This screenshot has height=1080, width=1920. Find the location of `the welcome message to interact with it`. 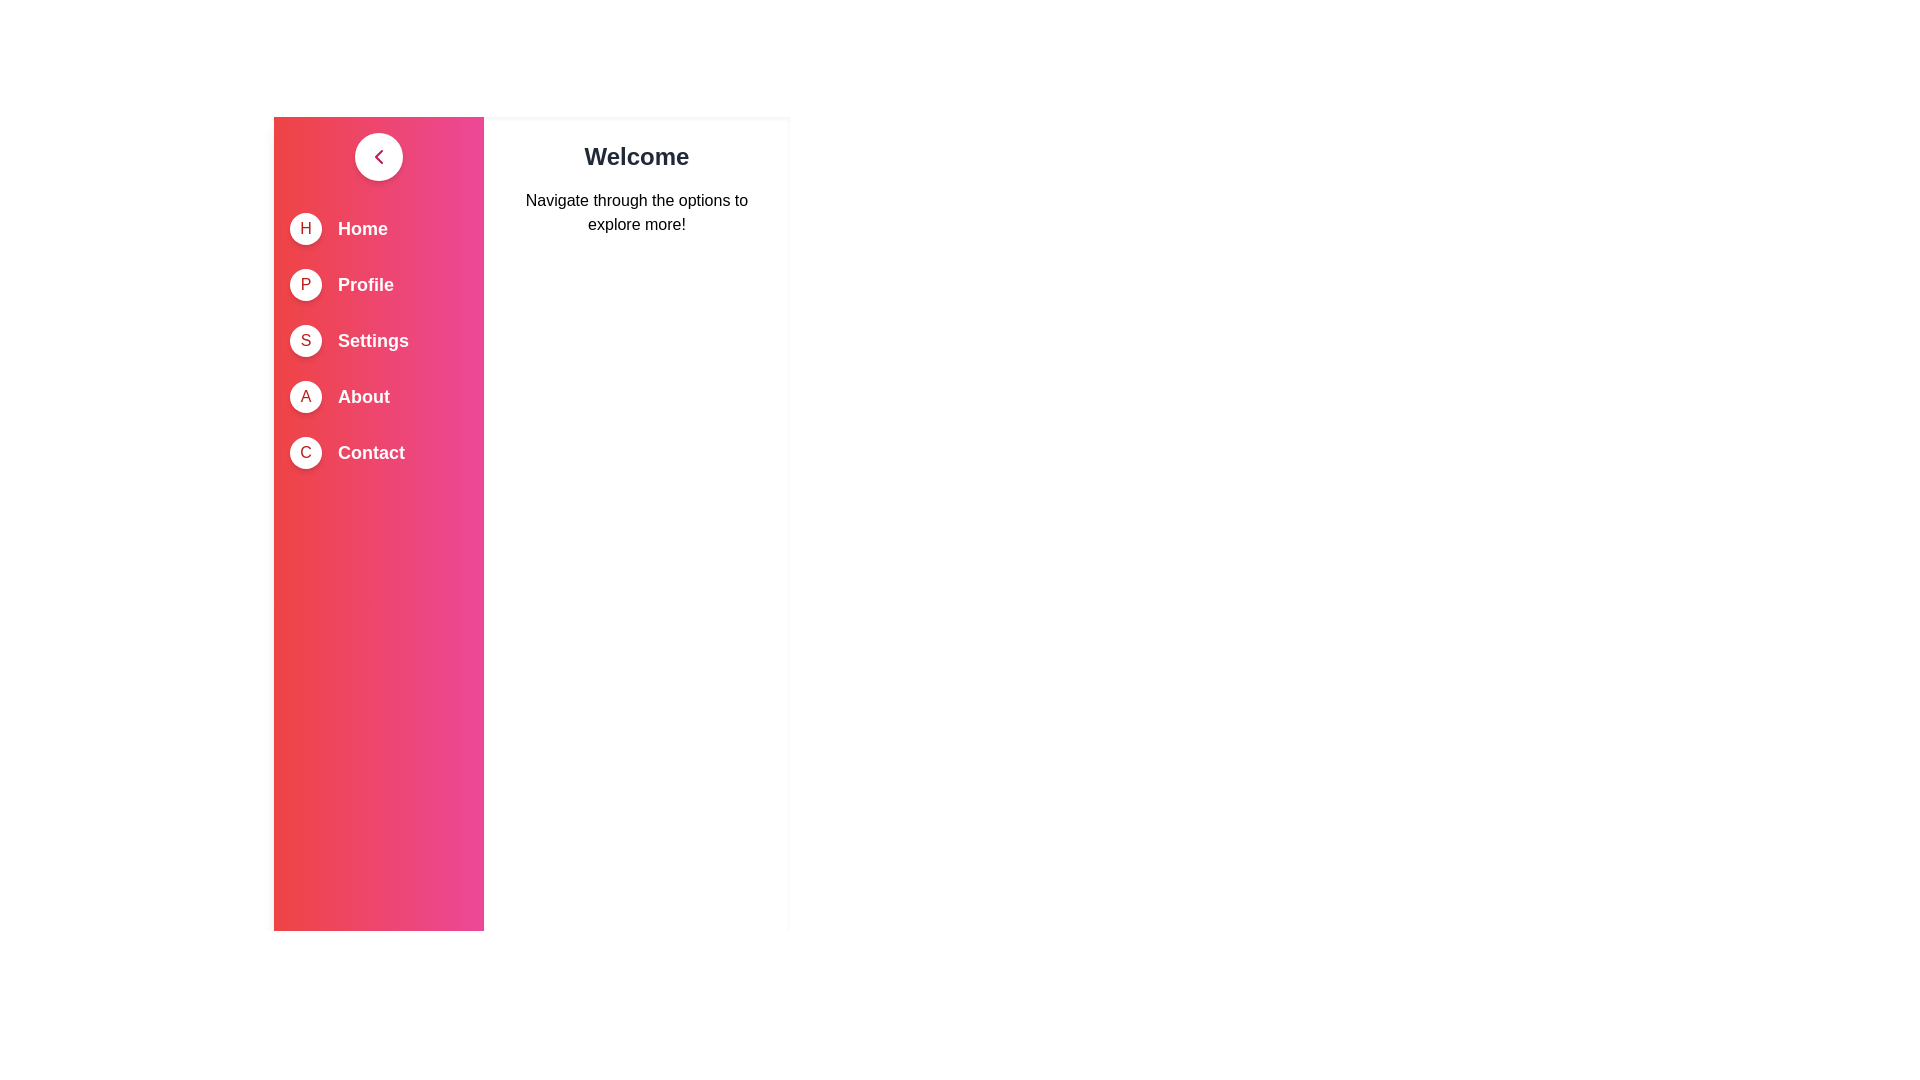

the welcome message to interact with it is located at coordinates (636, 156).